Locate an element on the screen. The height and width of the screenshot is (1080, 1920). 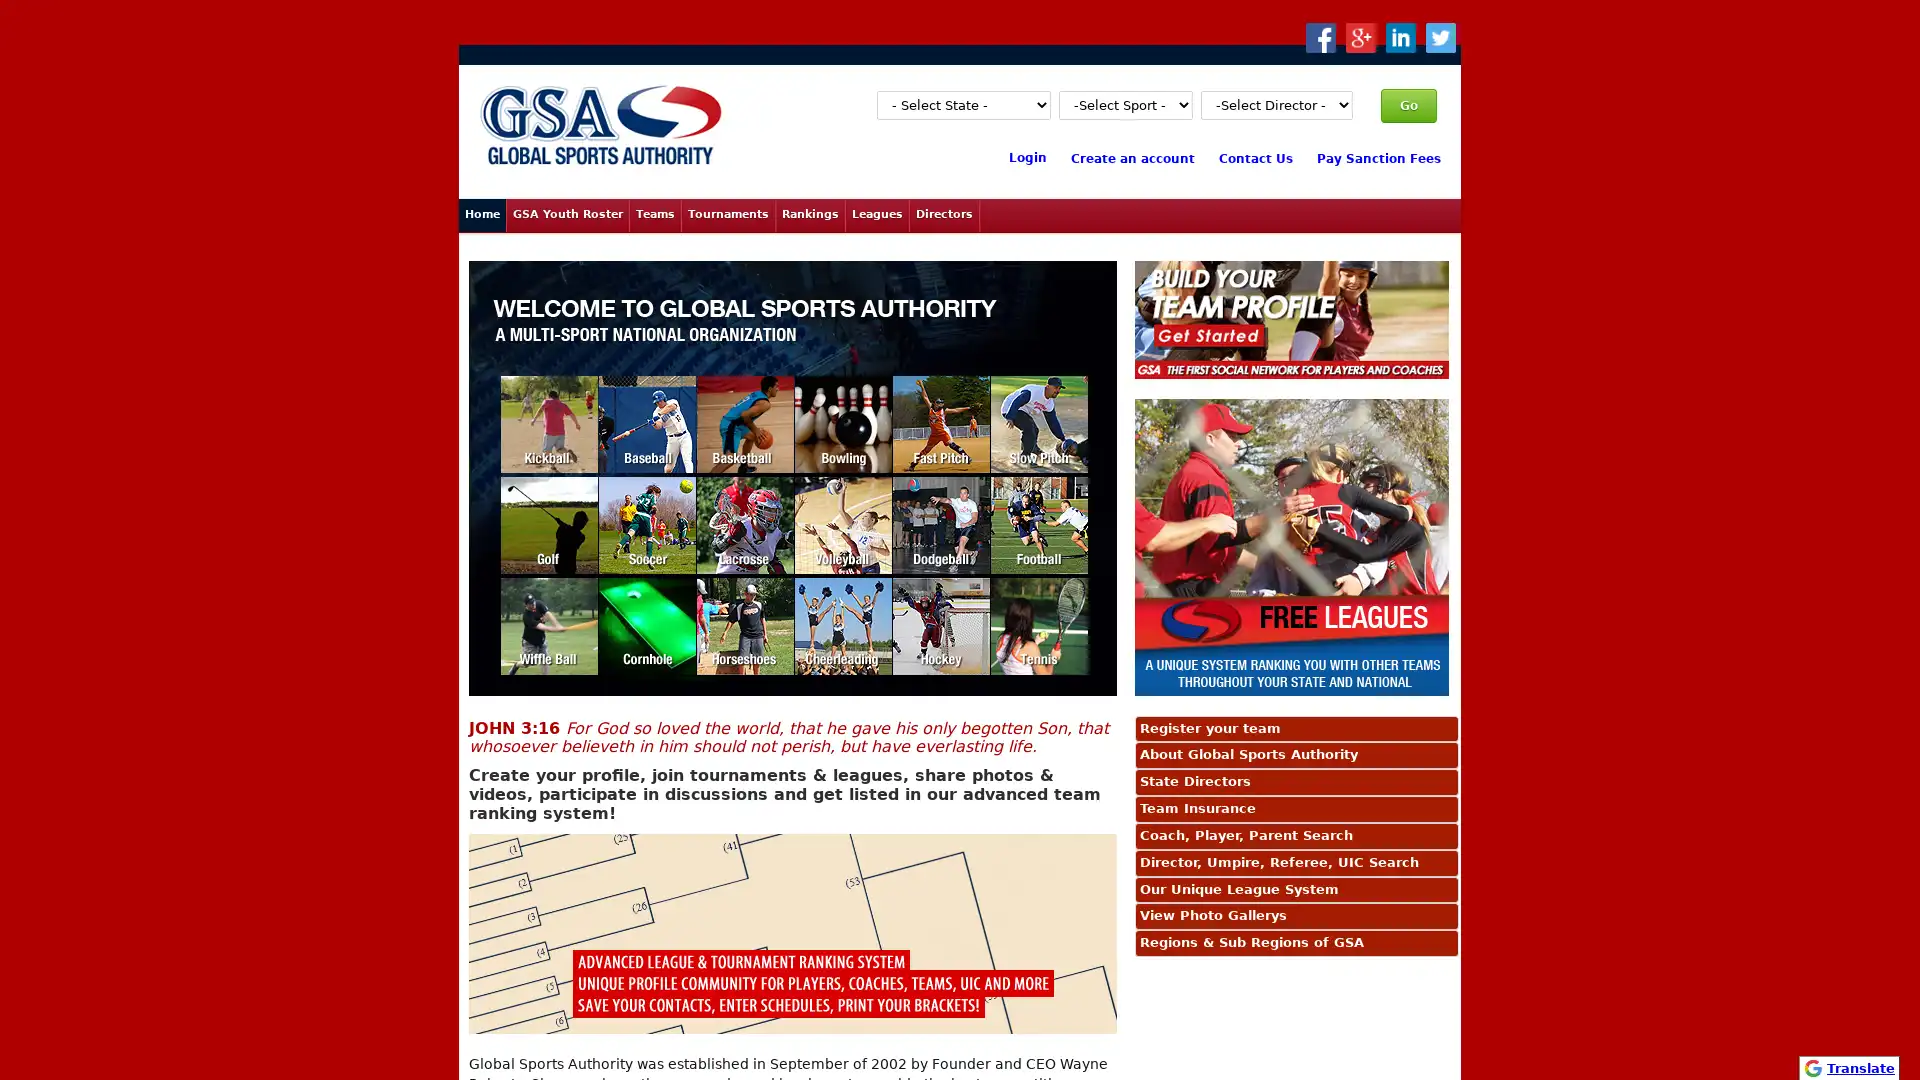
Go is located at coordinates (1408, 104).